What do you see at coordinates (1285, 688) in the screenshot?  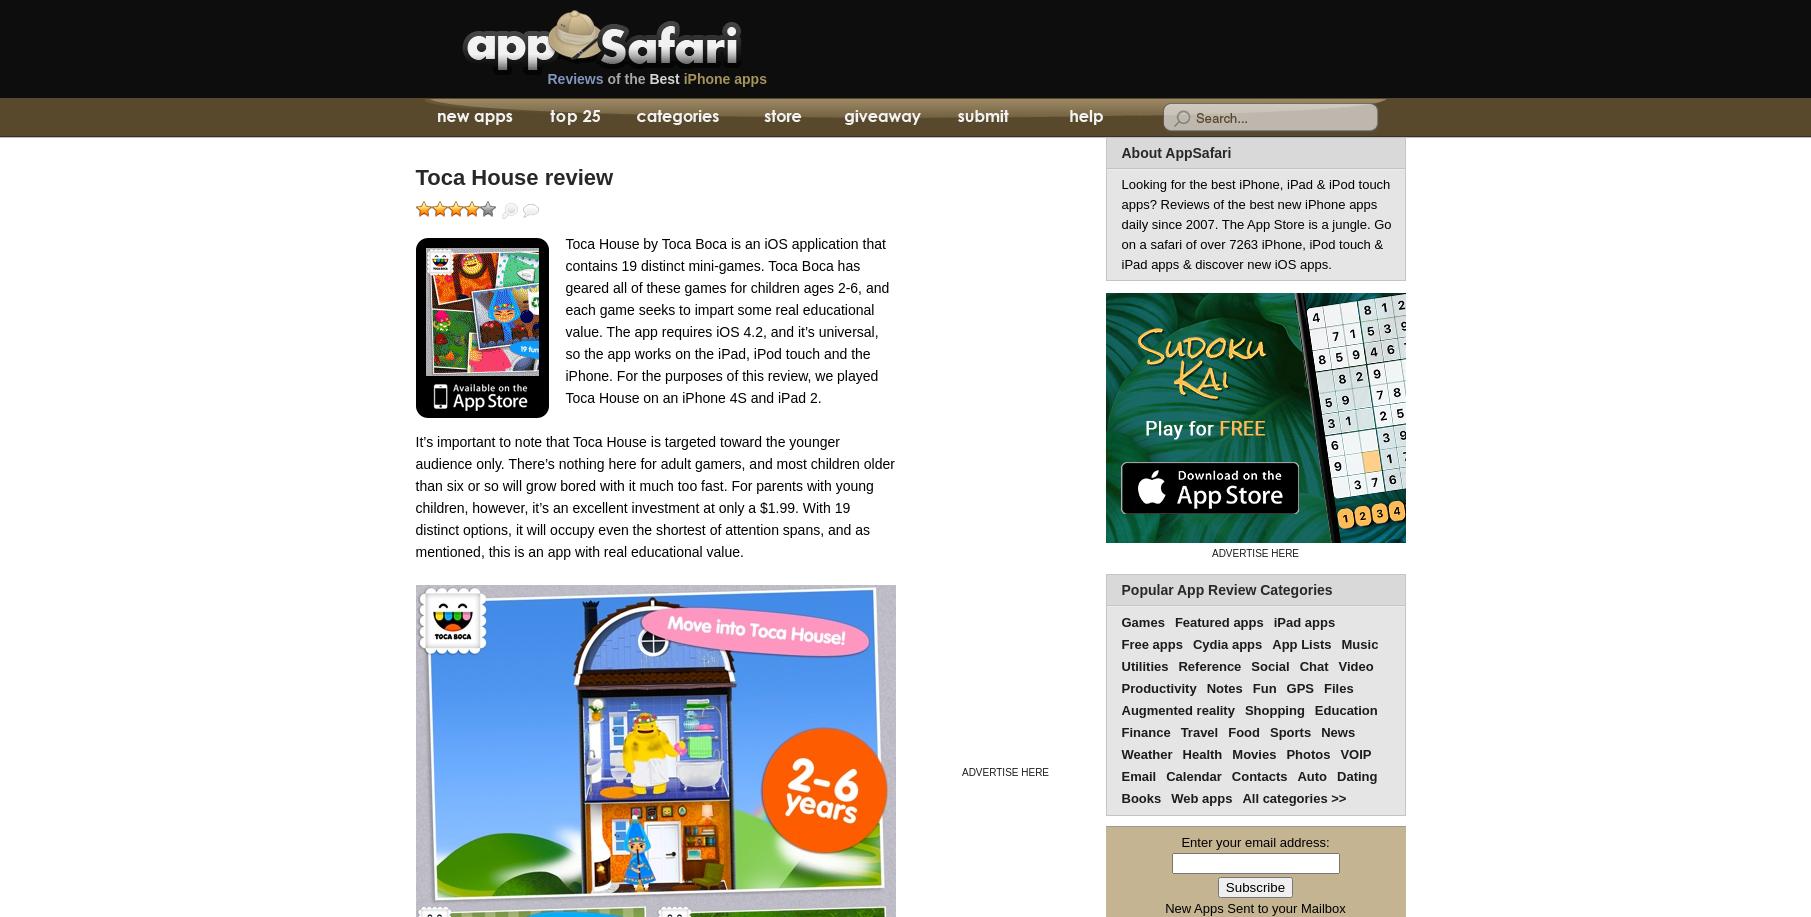 I see `'GPS'` at bounding box center [1285, 688].